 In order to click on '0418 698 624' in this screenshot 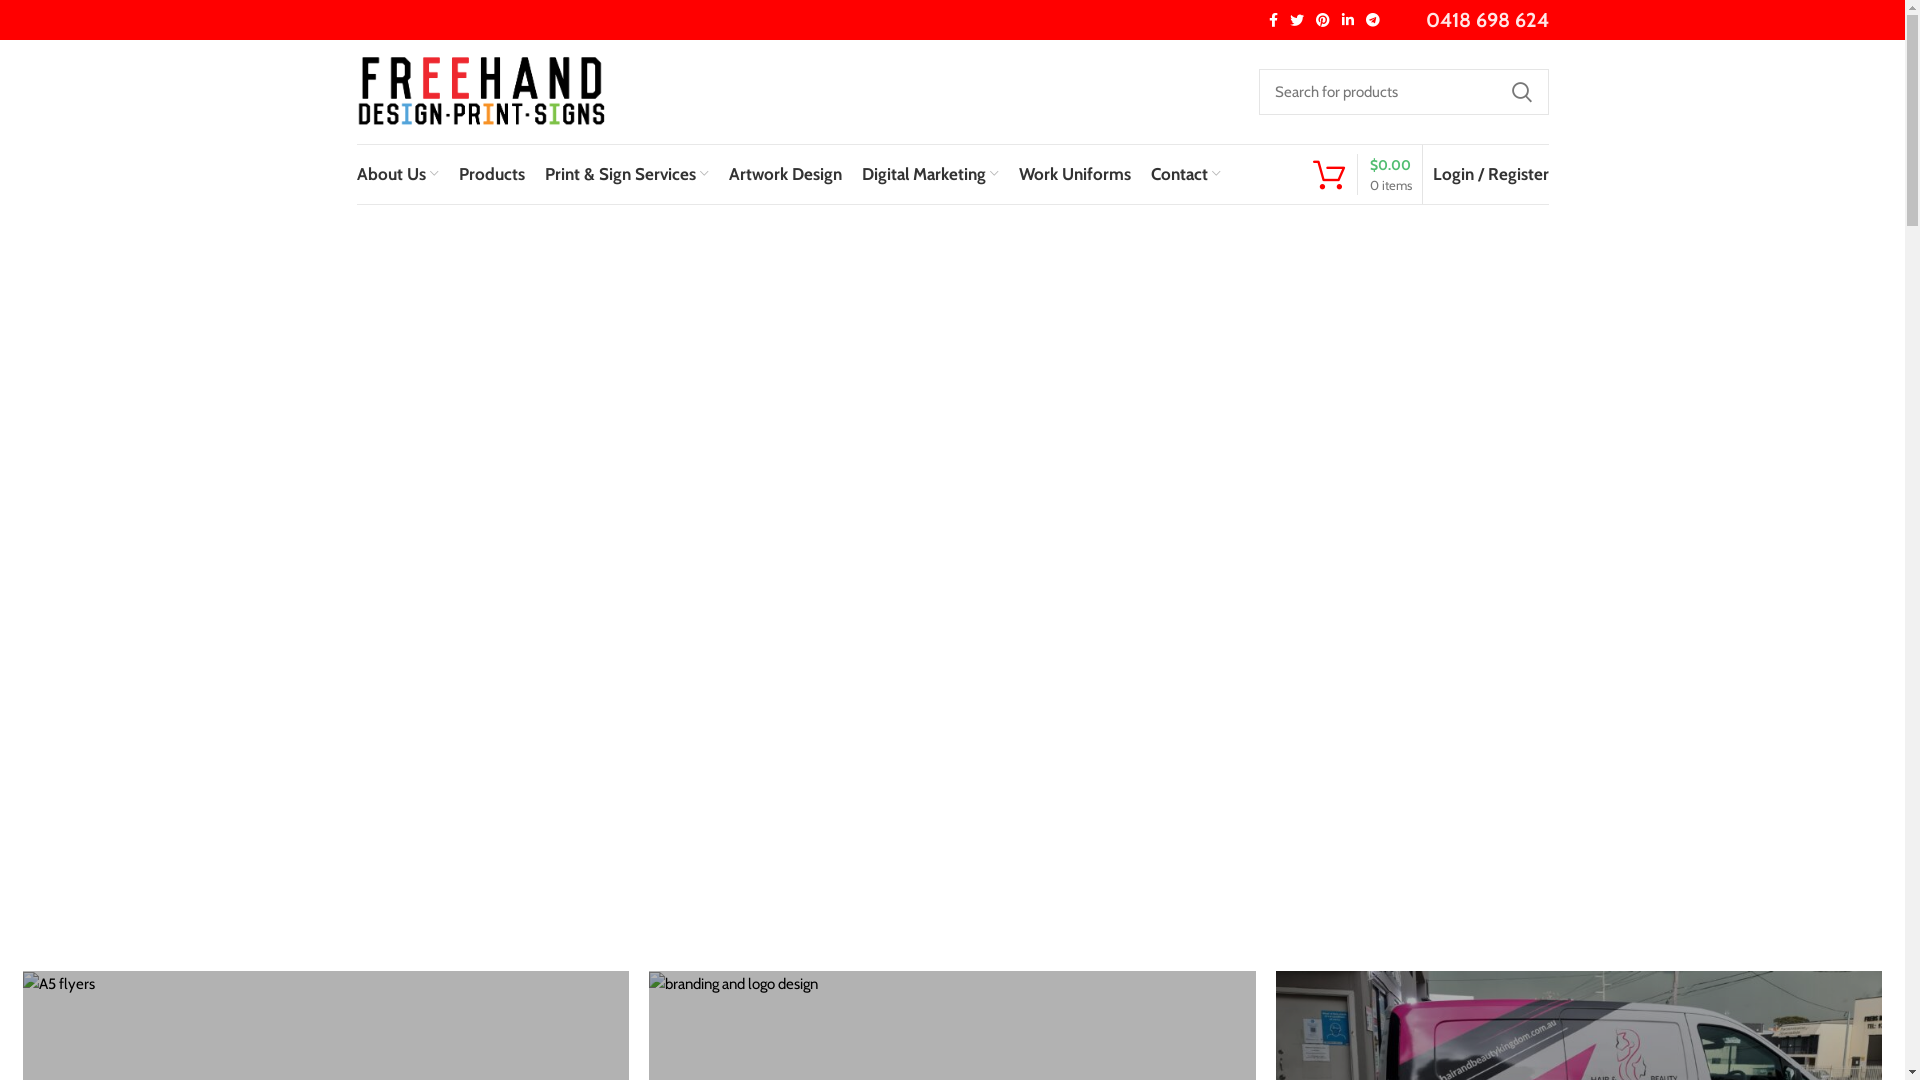, I will do `click(1487, 19)`.